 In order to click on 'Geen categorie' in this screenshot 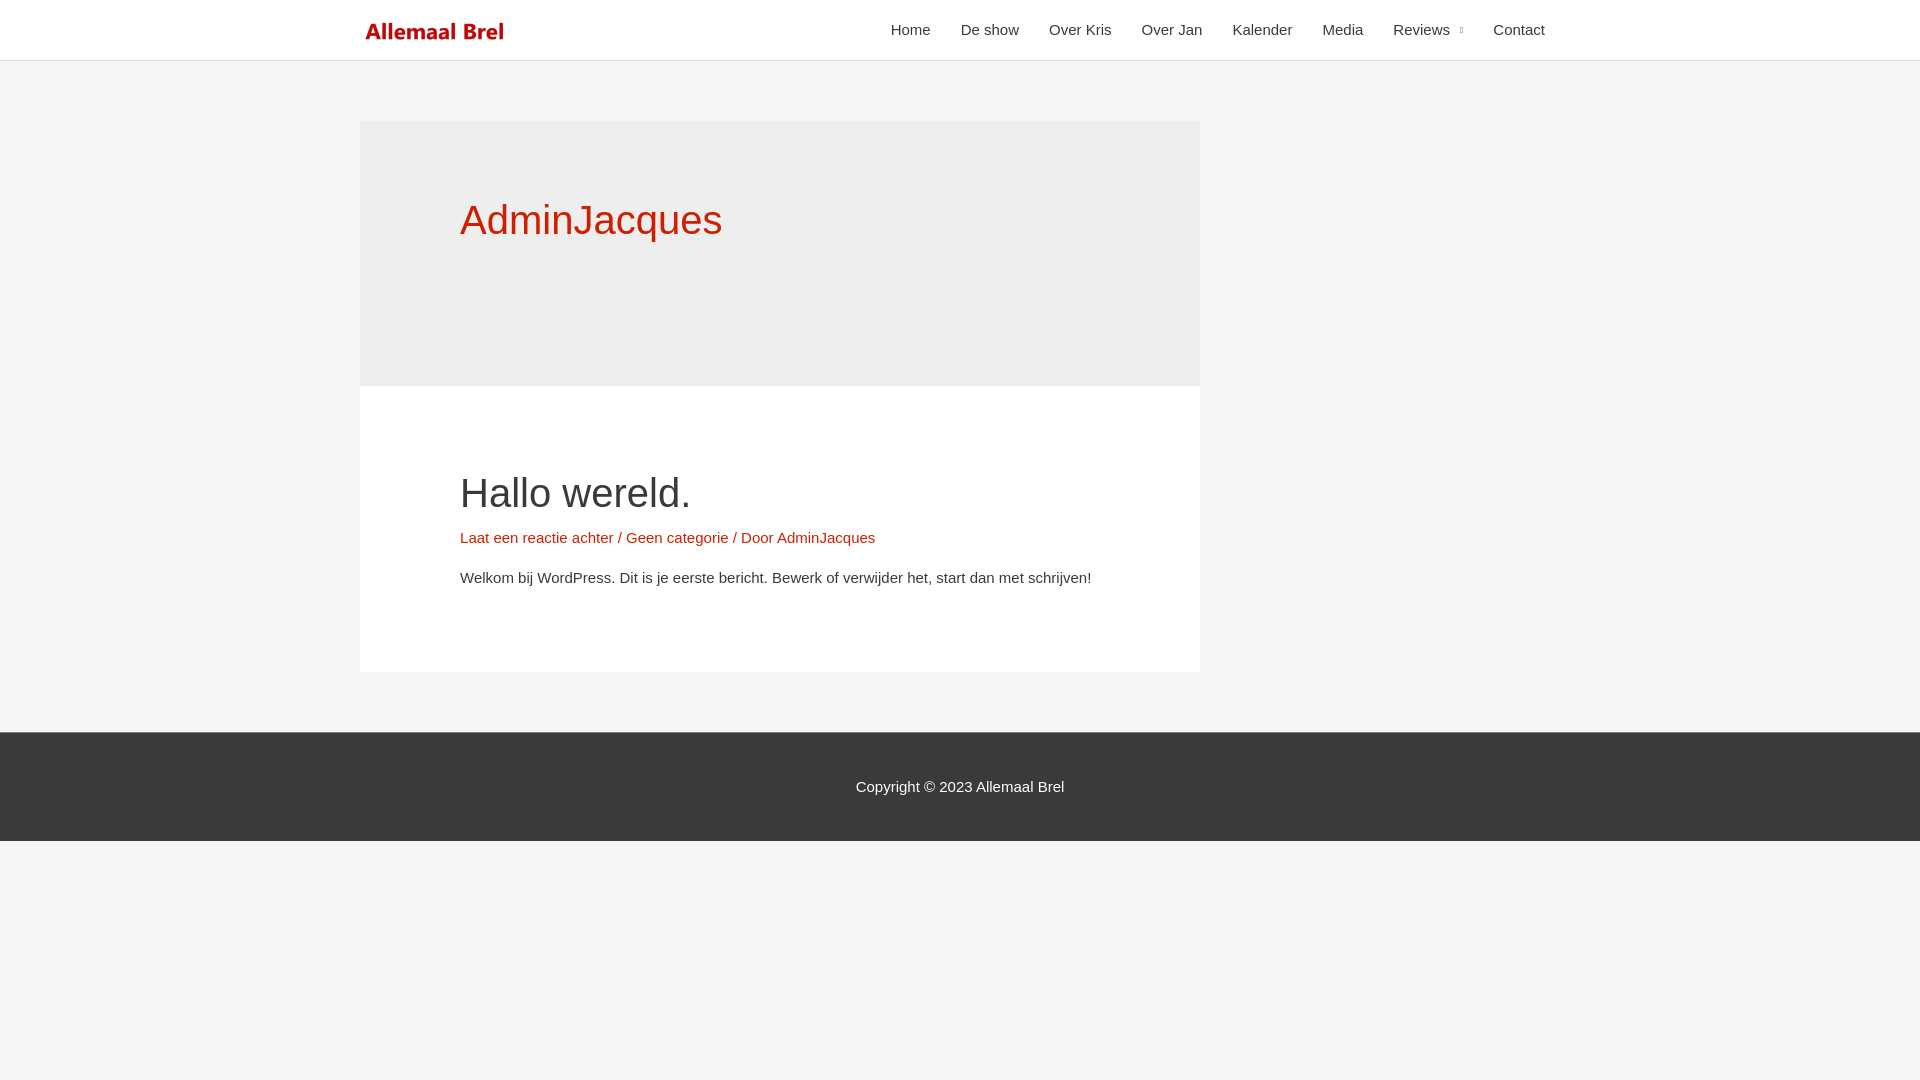, I will do `click(677, 536)`.